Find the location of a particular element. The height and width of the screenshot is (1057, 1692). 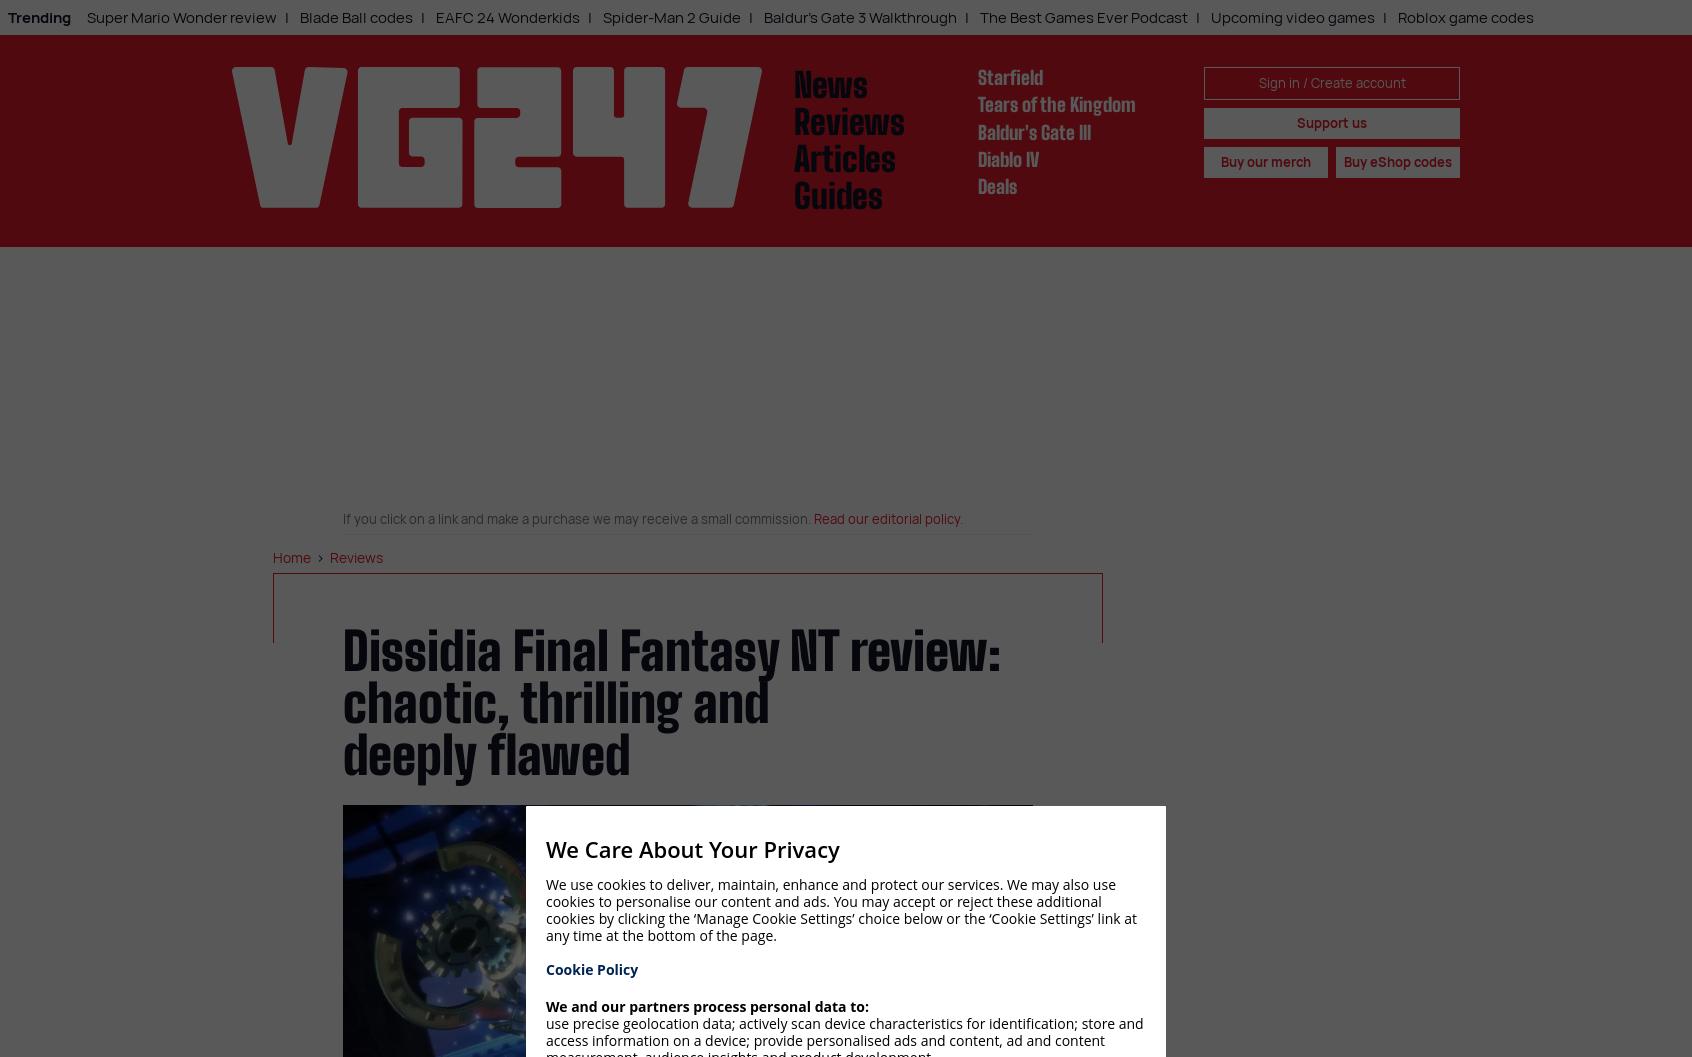

'Starfield' is located at coordinates (1009, 76).